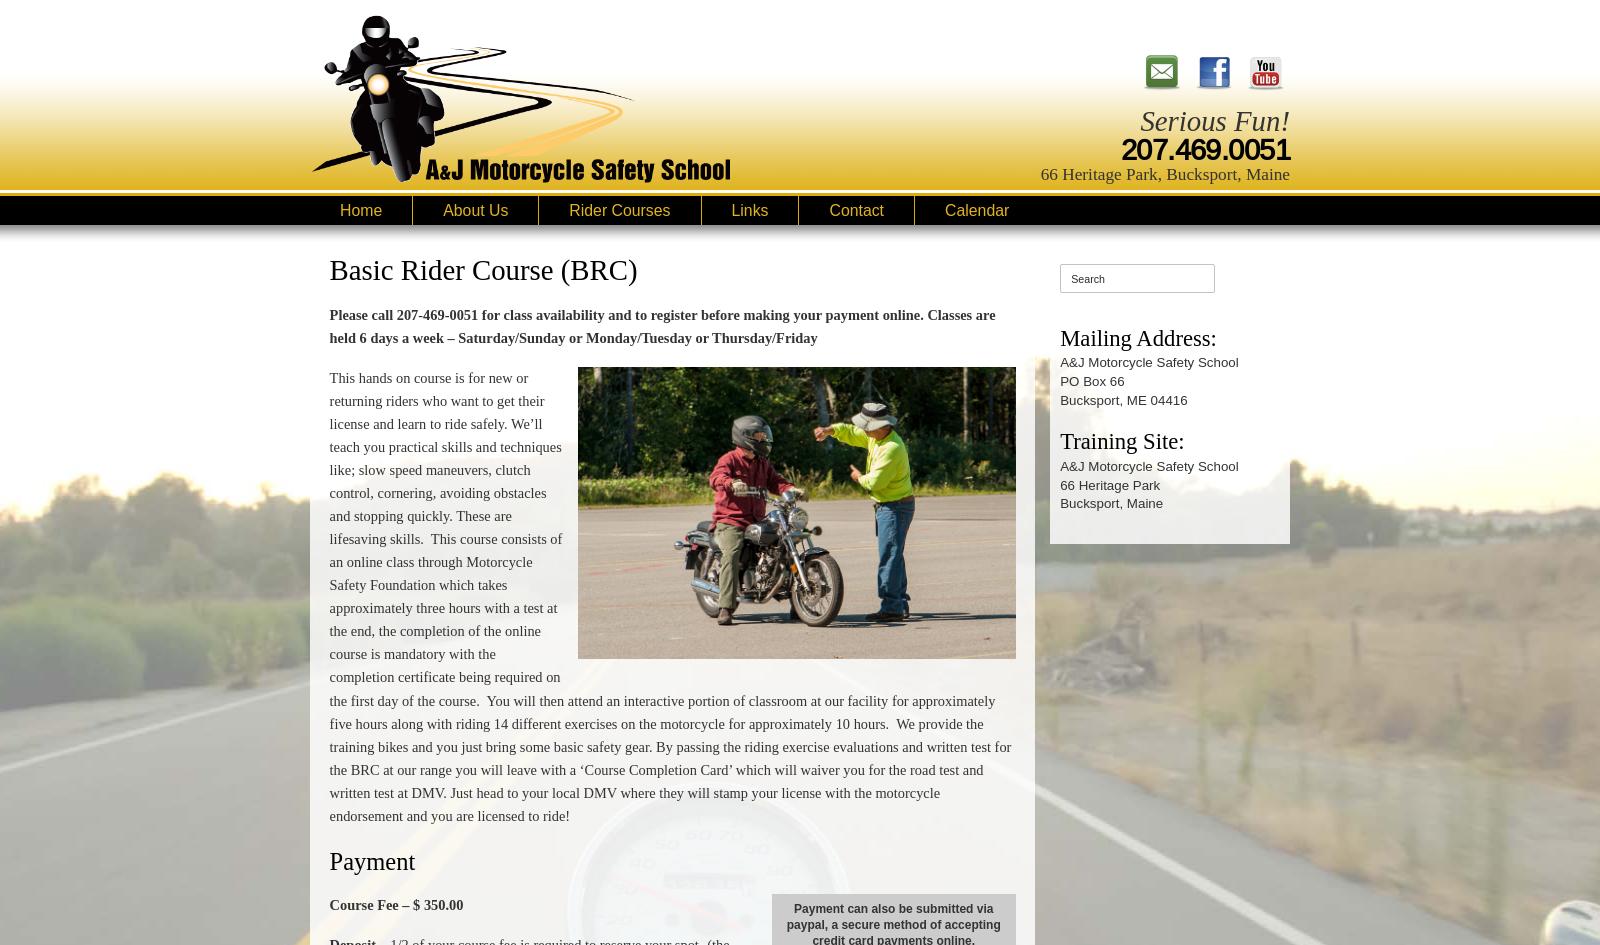 This screenshot has height=945, width=1600. Describe the element at coordinates (1121, 441) in the screenshot. I see `'Training Site:'` at that location.